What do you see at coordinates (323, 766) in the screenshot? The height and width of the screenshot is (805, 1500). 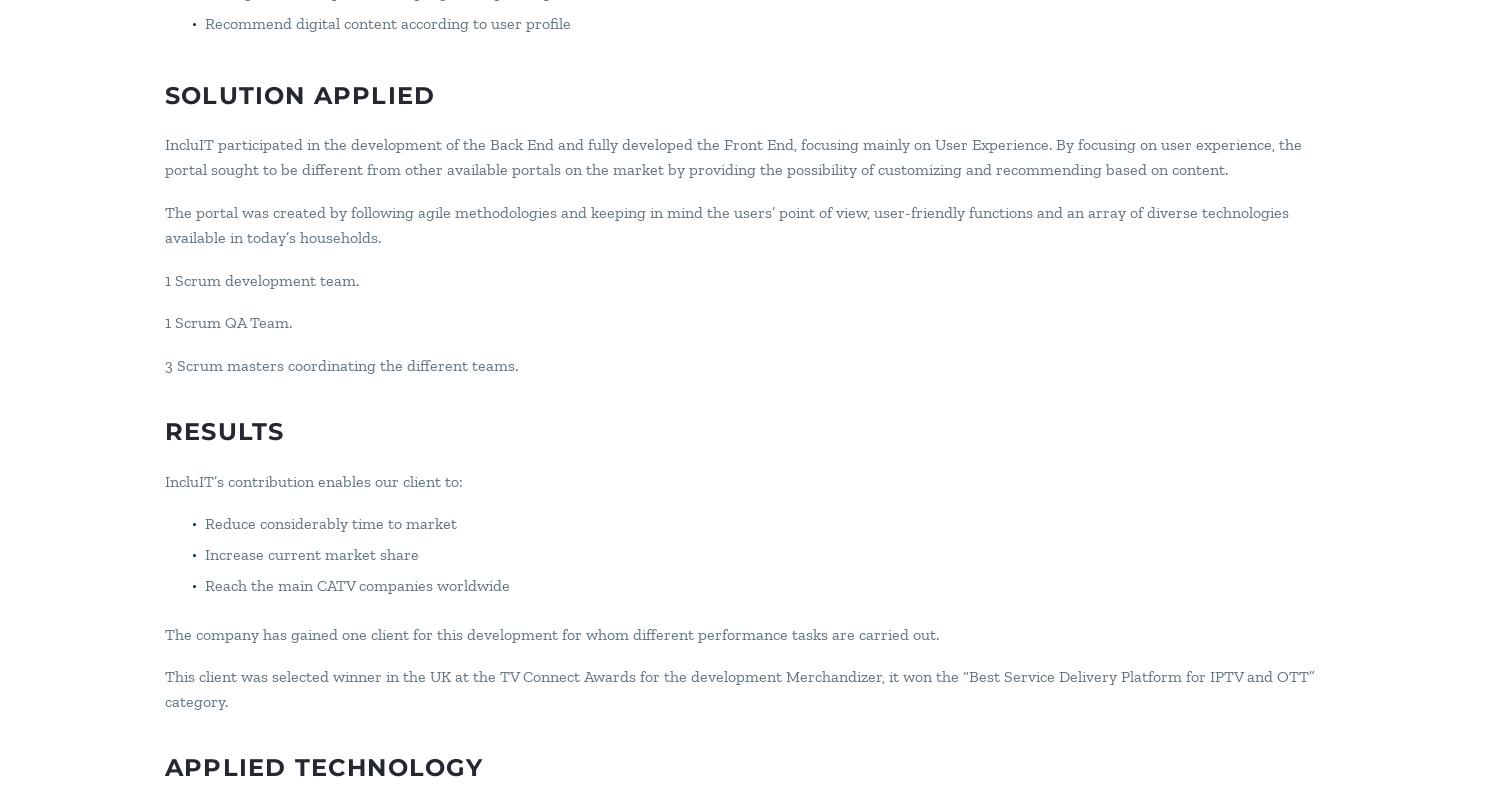 I see `'Applied Technology'` at bounding box center [323, 766].